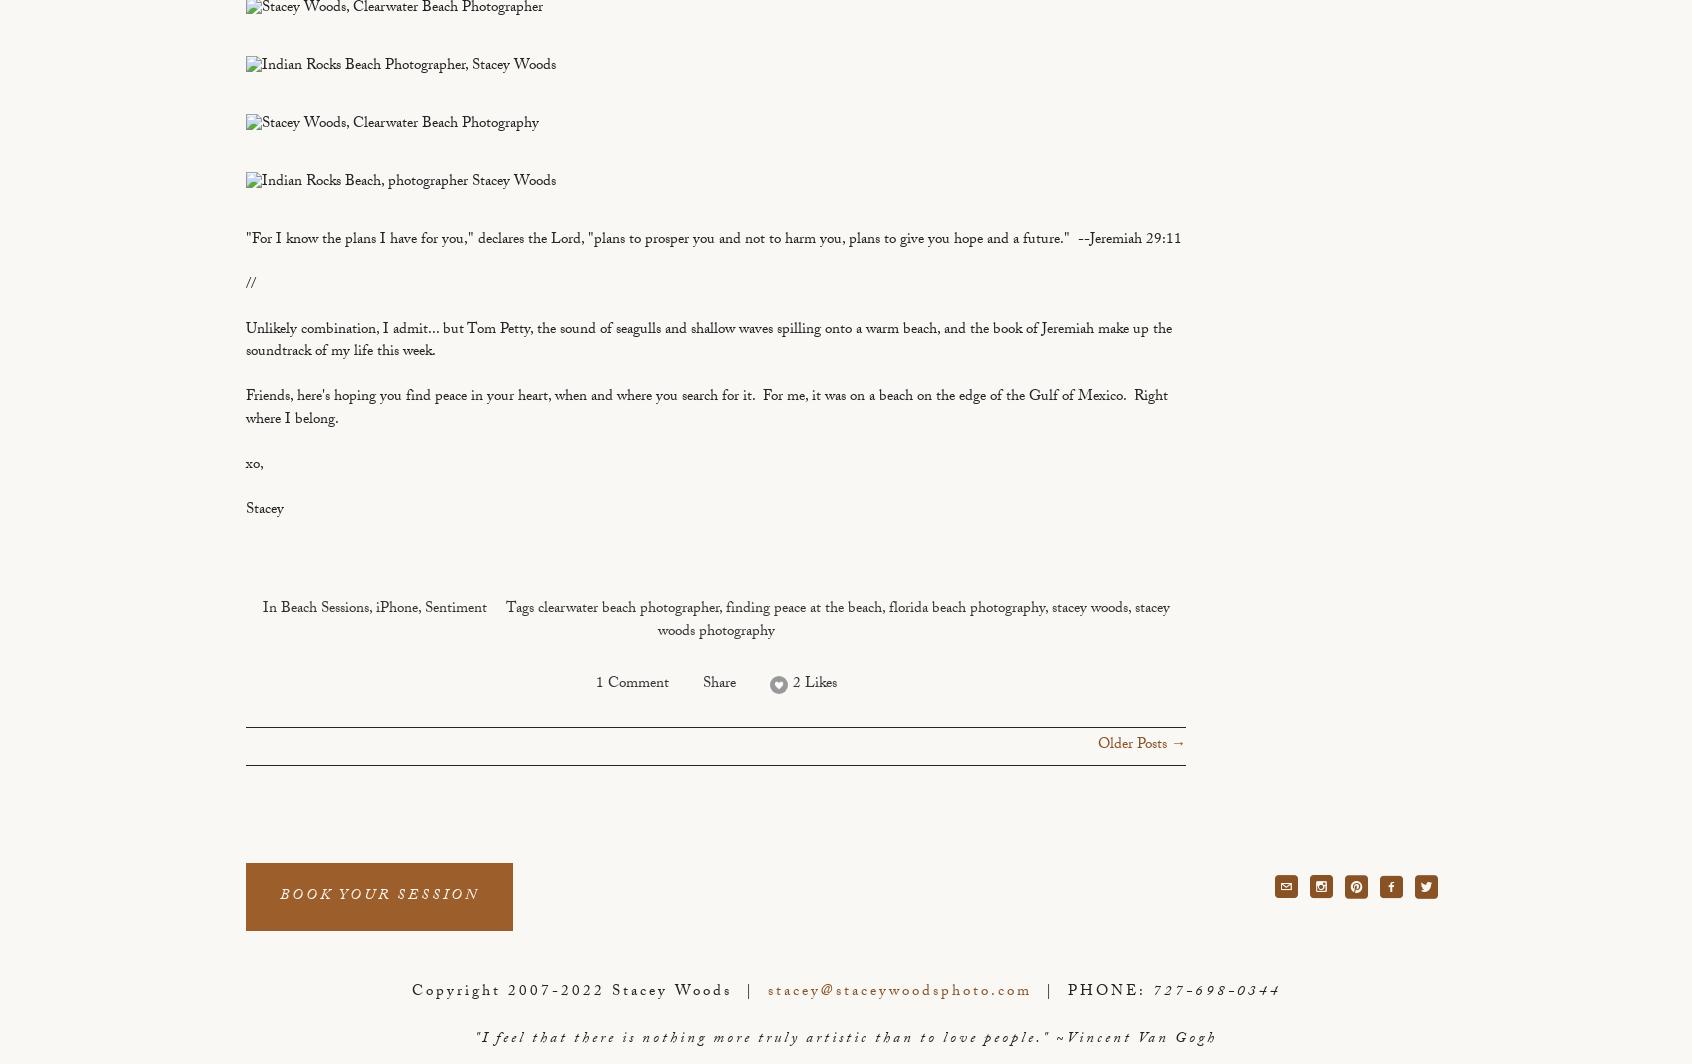 This screenshot has width=1692, height=1064. I want to click on '"For I know the plans I have for you," declares the Lord, "plans to prosper you and not to harm you, plans to give you hope and a future."  --Jeremiah 29:11', so click(713, 240).